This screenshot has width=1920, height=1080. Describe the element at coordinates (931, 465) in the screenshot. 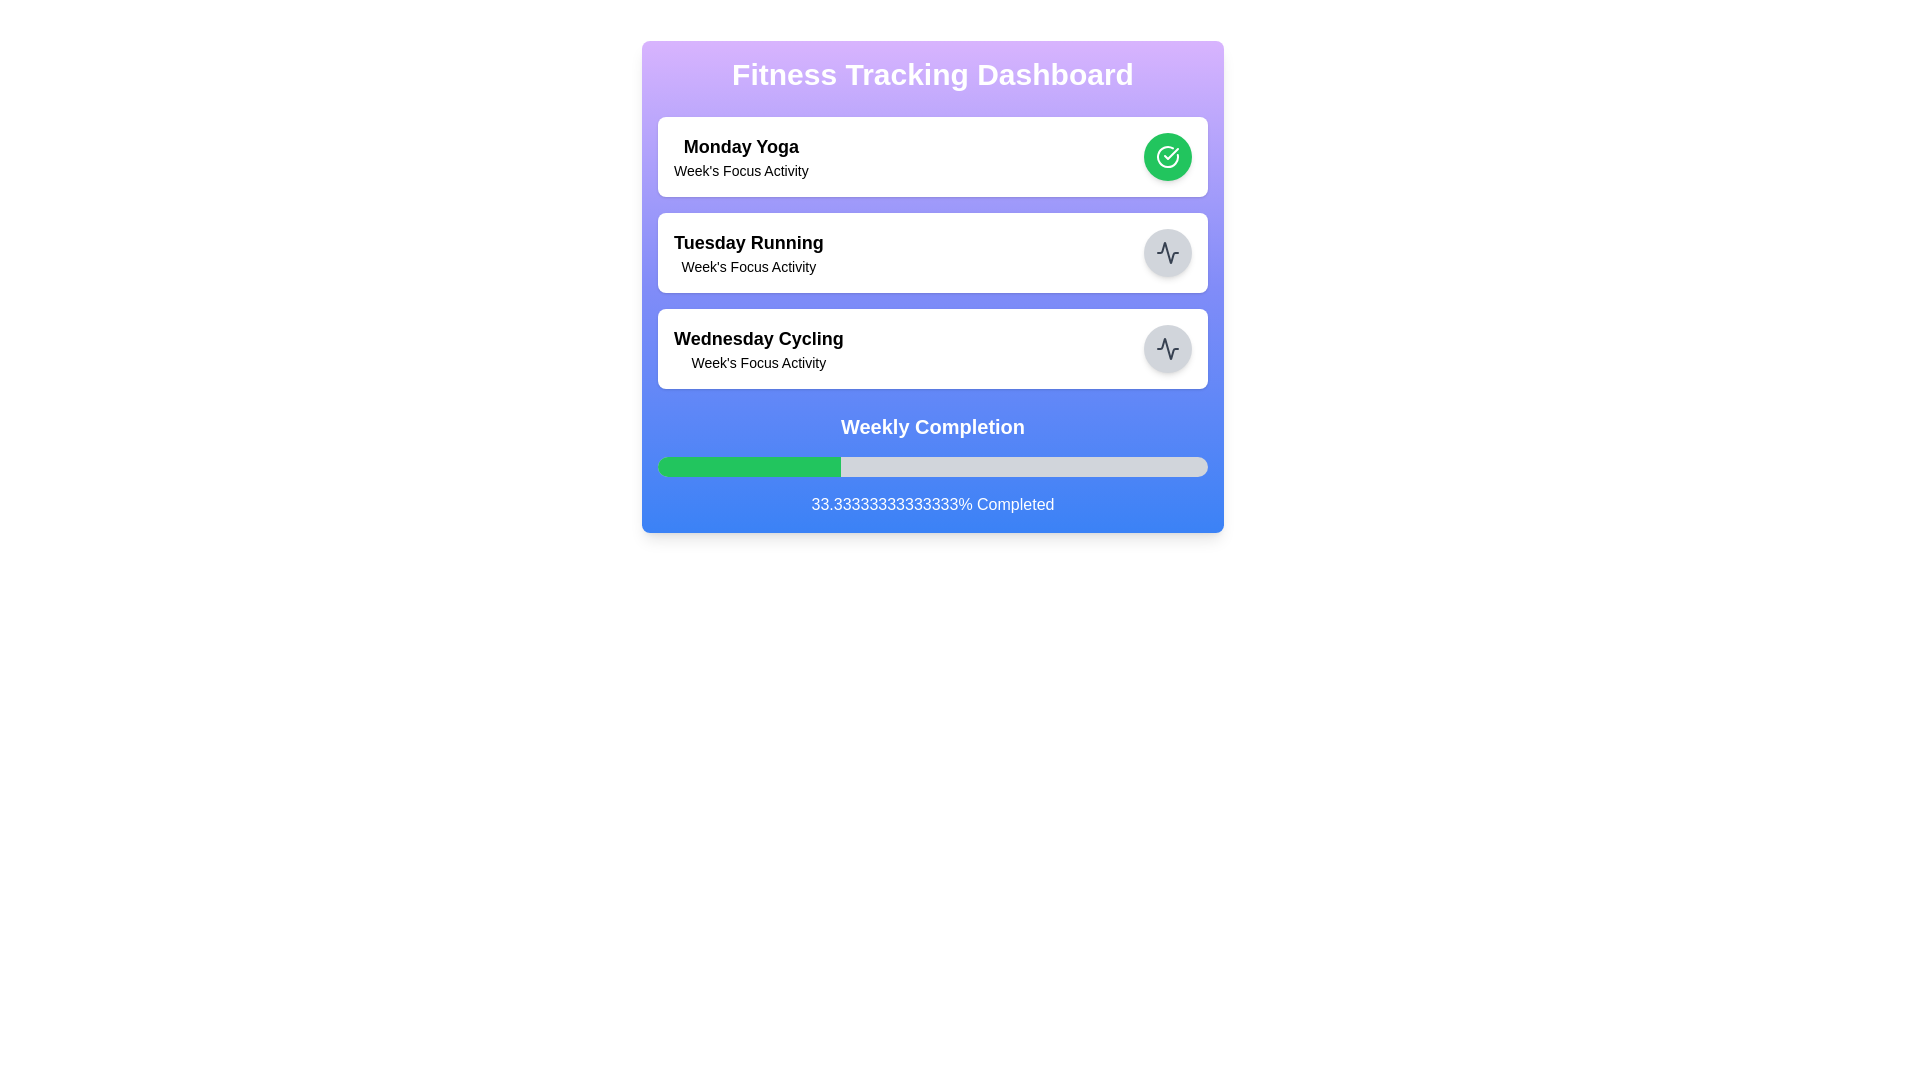

I see `the 'Weekly Completion' Progress Indicator, which features a bold title and a styled progress bar with a green filled section indicating completion` at that location.